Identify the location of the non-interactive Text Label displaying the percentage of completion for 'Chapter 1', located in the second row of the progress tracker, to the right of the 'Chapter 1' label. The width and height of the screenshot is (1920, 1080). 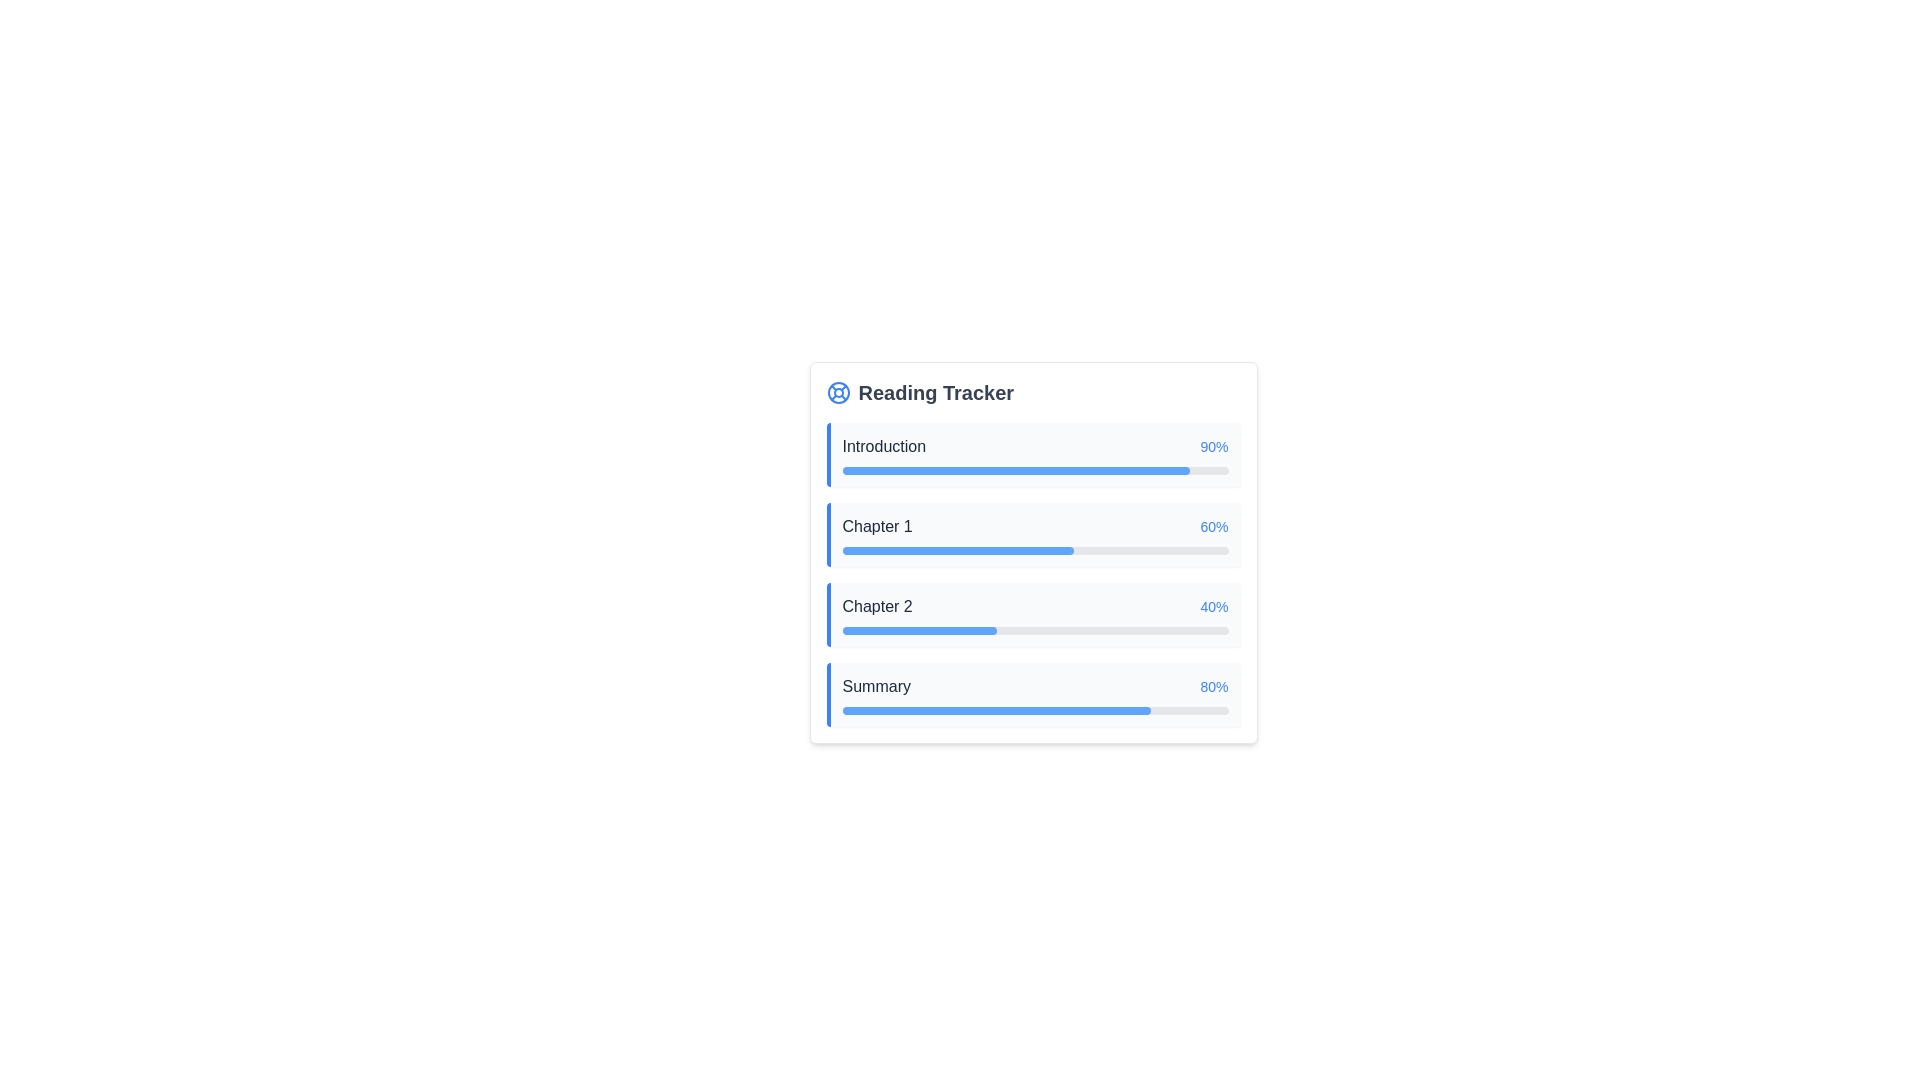
(1213, 526).